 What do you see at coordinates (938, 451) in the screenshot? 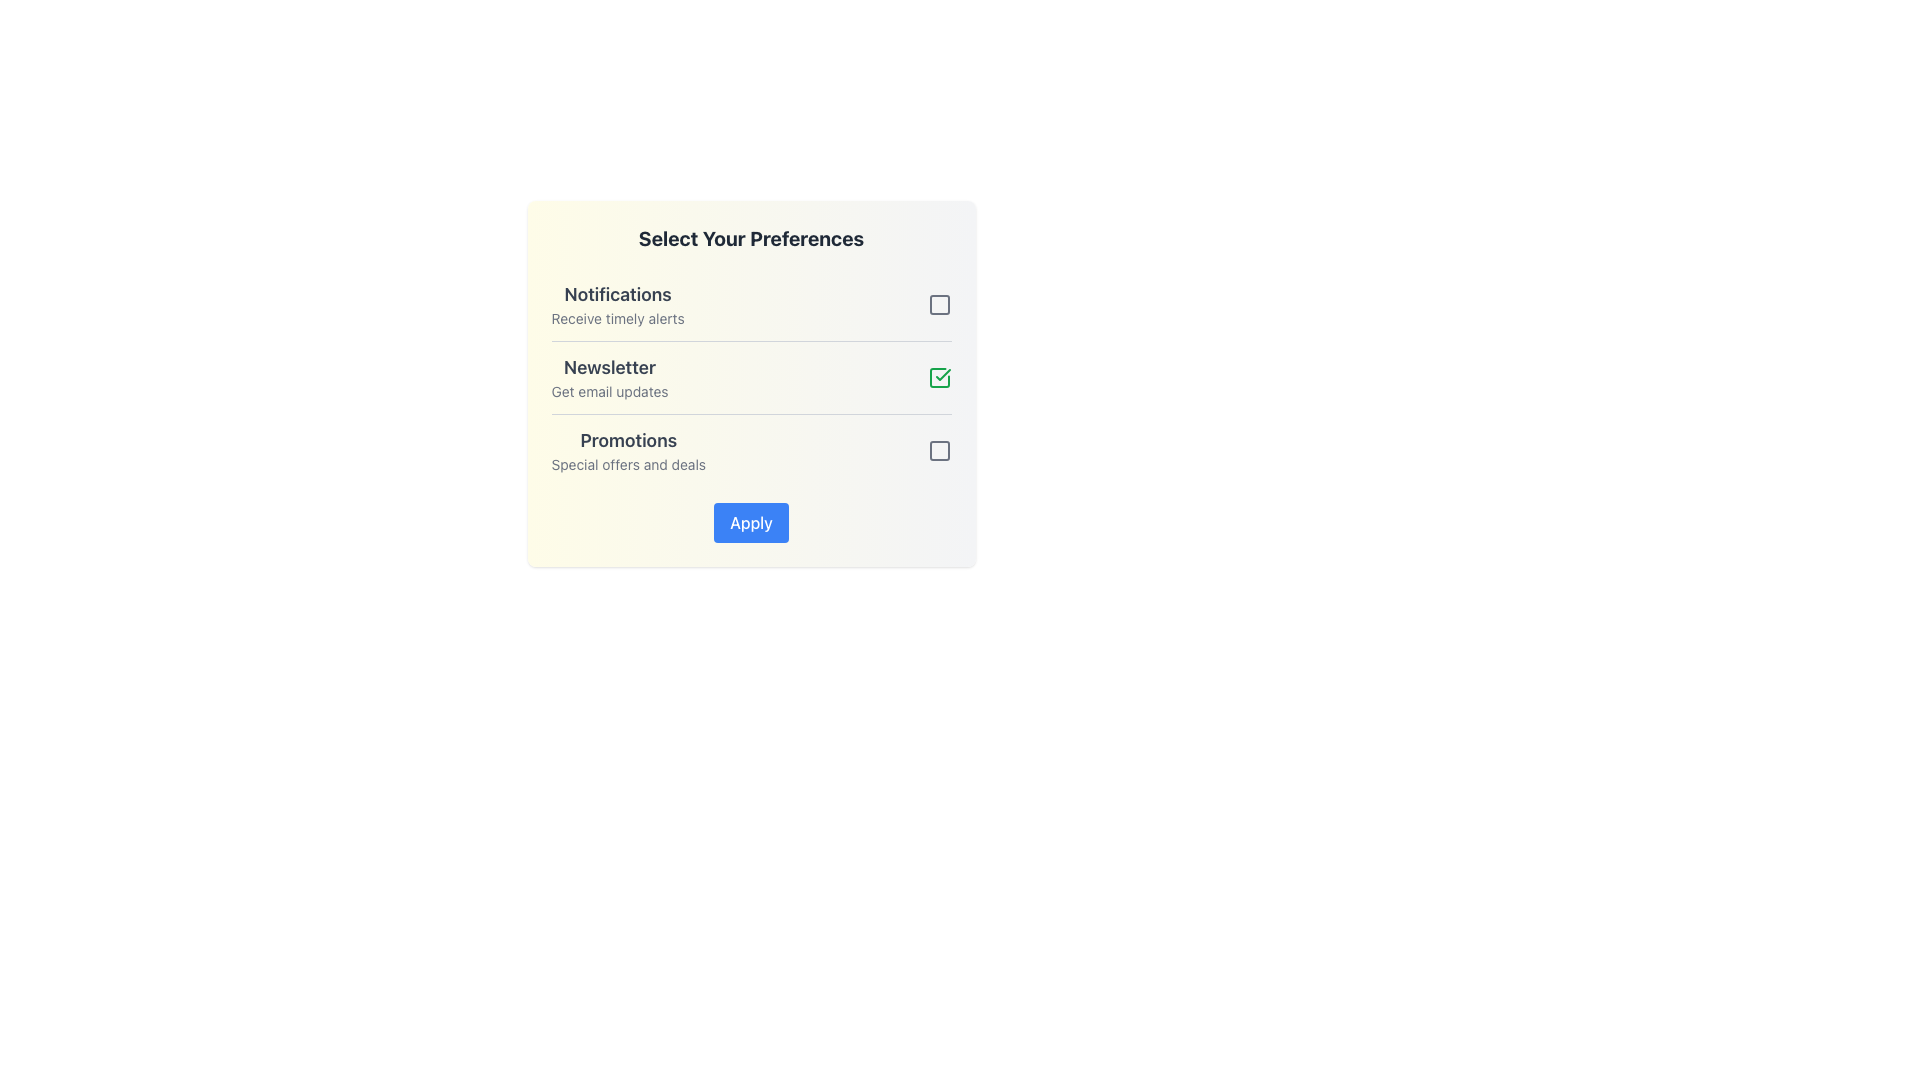
I see `the Interactive Checkbox located to the right of the 'Promotions' text in the 'Select Your Preferences' section for visual feedback` at bounding box center [938, 451].